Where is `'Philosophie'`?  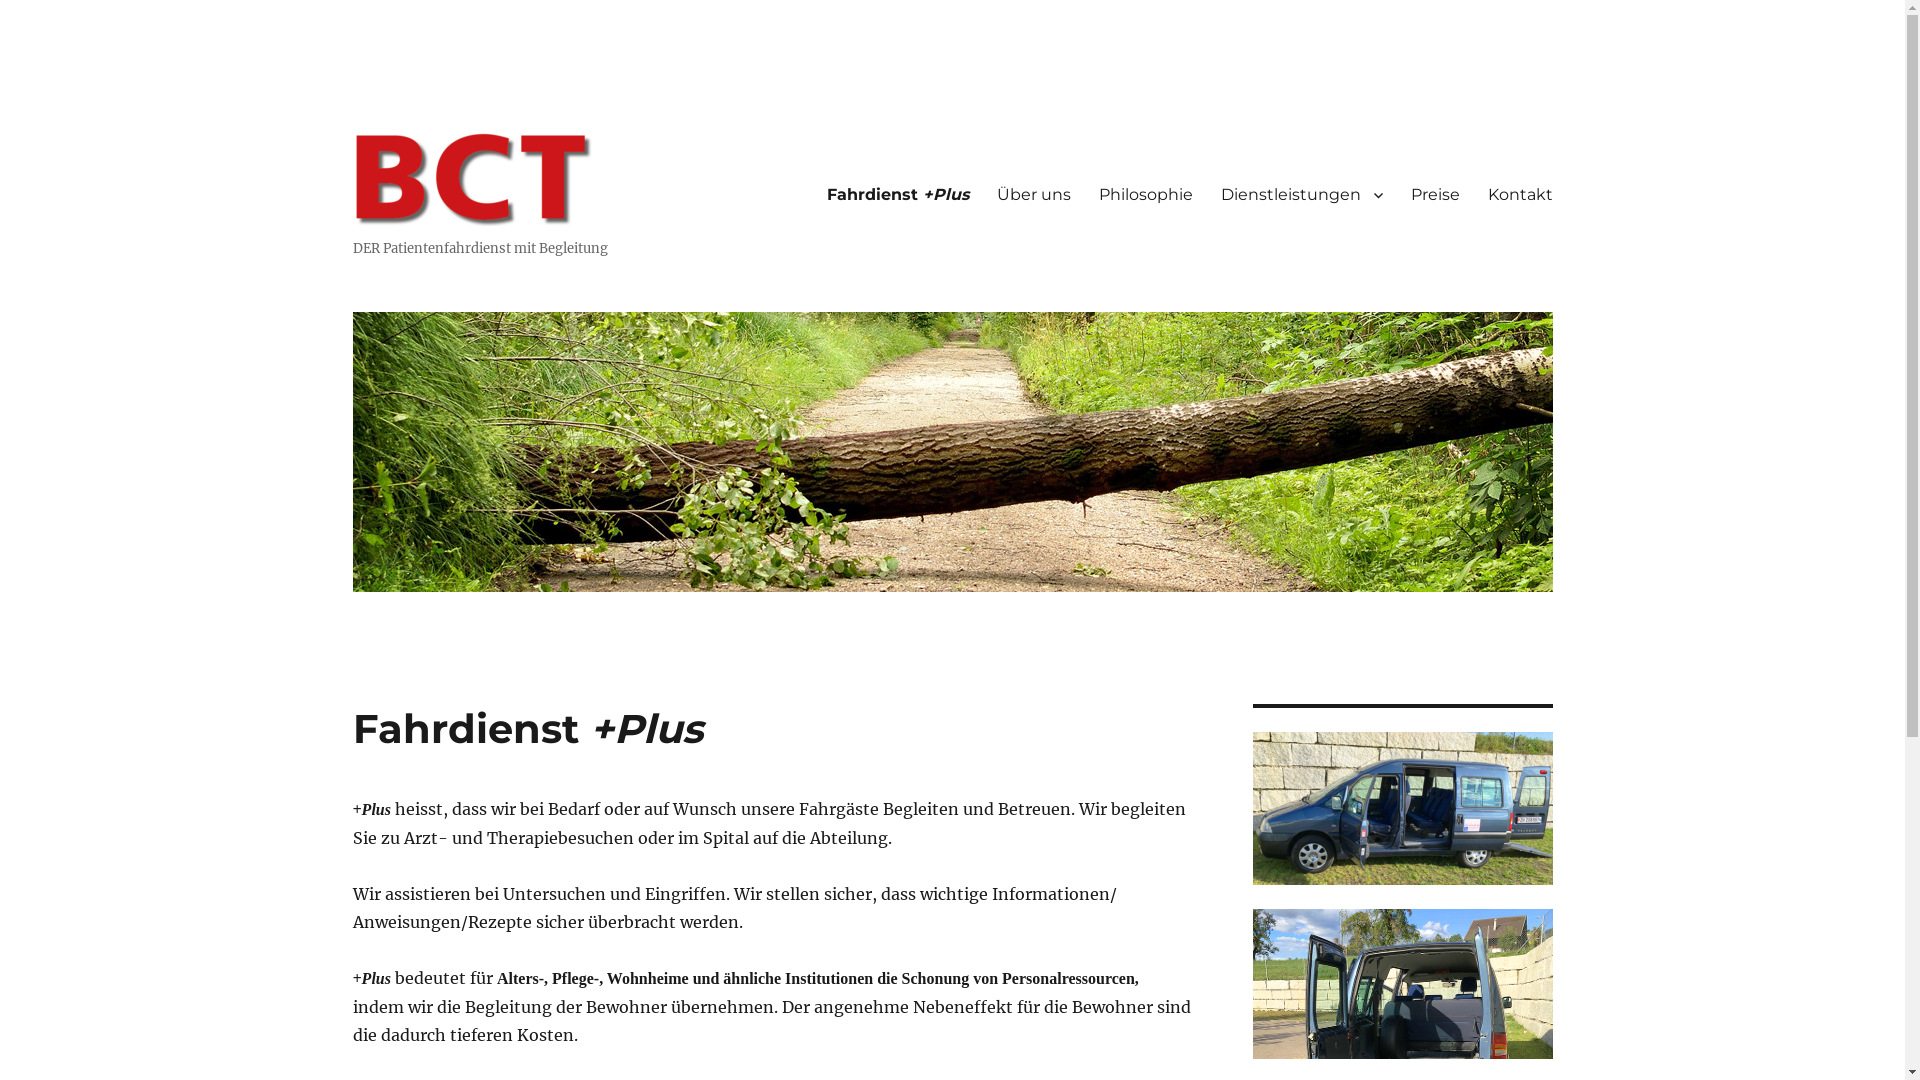
'Philosophie' is located at coordinates (1145, 195).